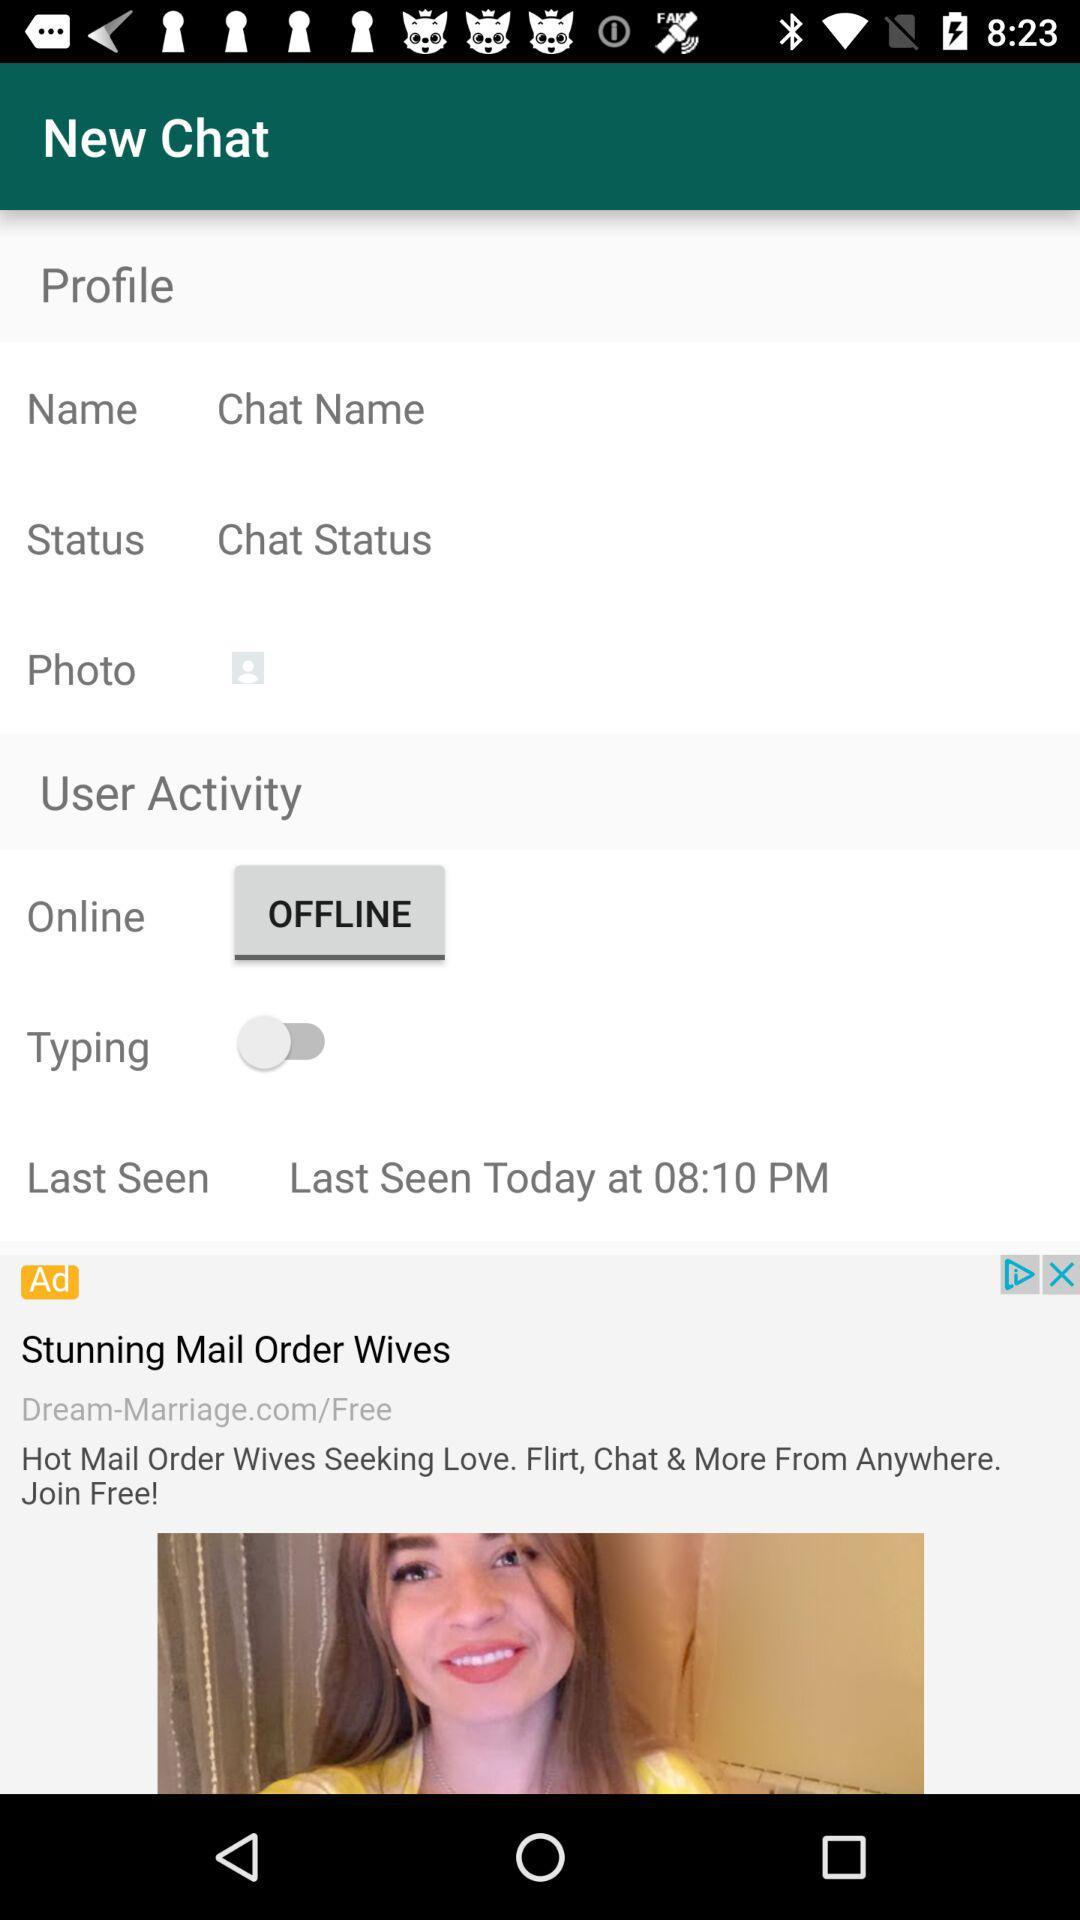  What do you see at coordinates (648, 537) in the screenshot?
I see `text box for chat status` at bounding box center [648, 537].